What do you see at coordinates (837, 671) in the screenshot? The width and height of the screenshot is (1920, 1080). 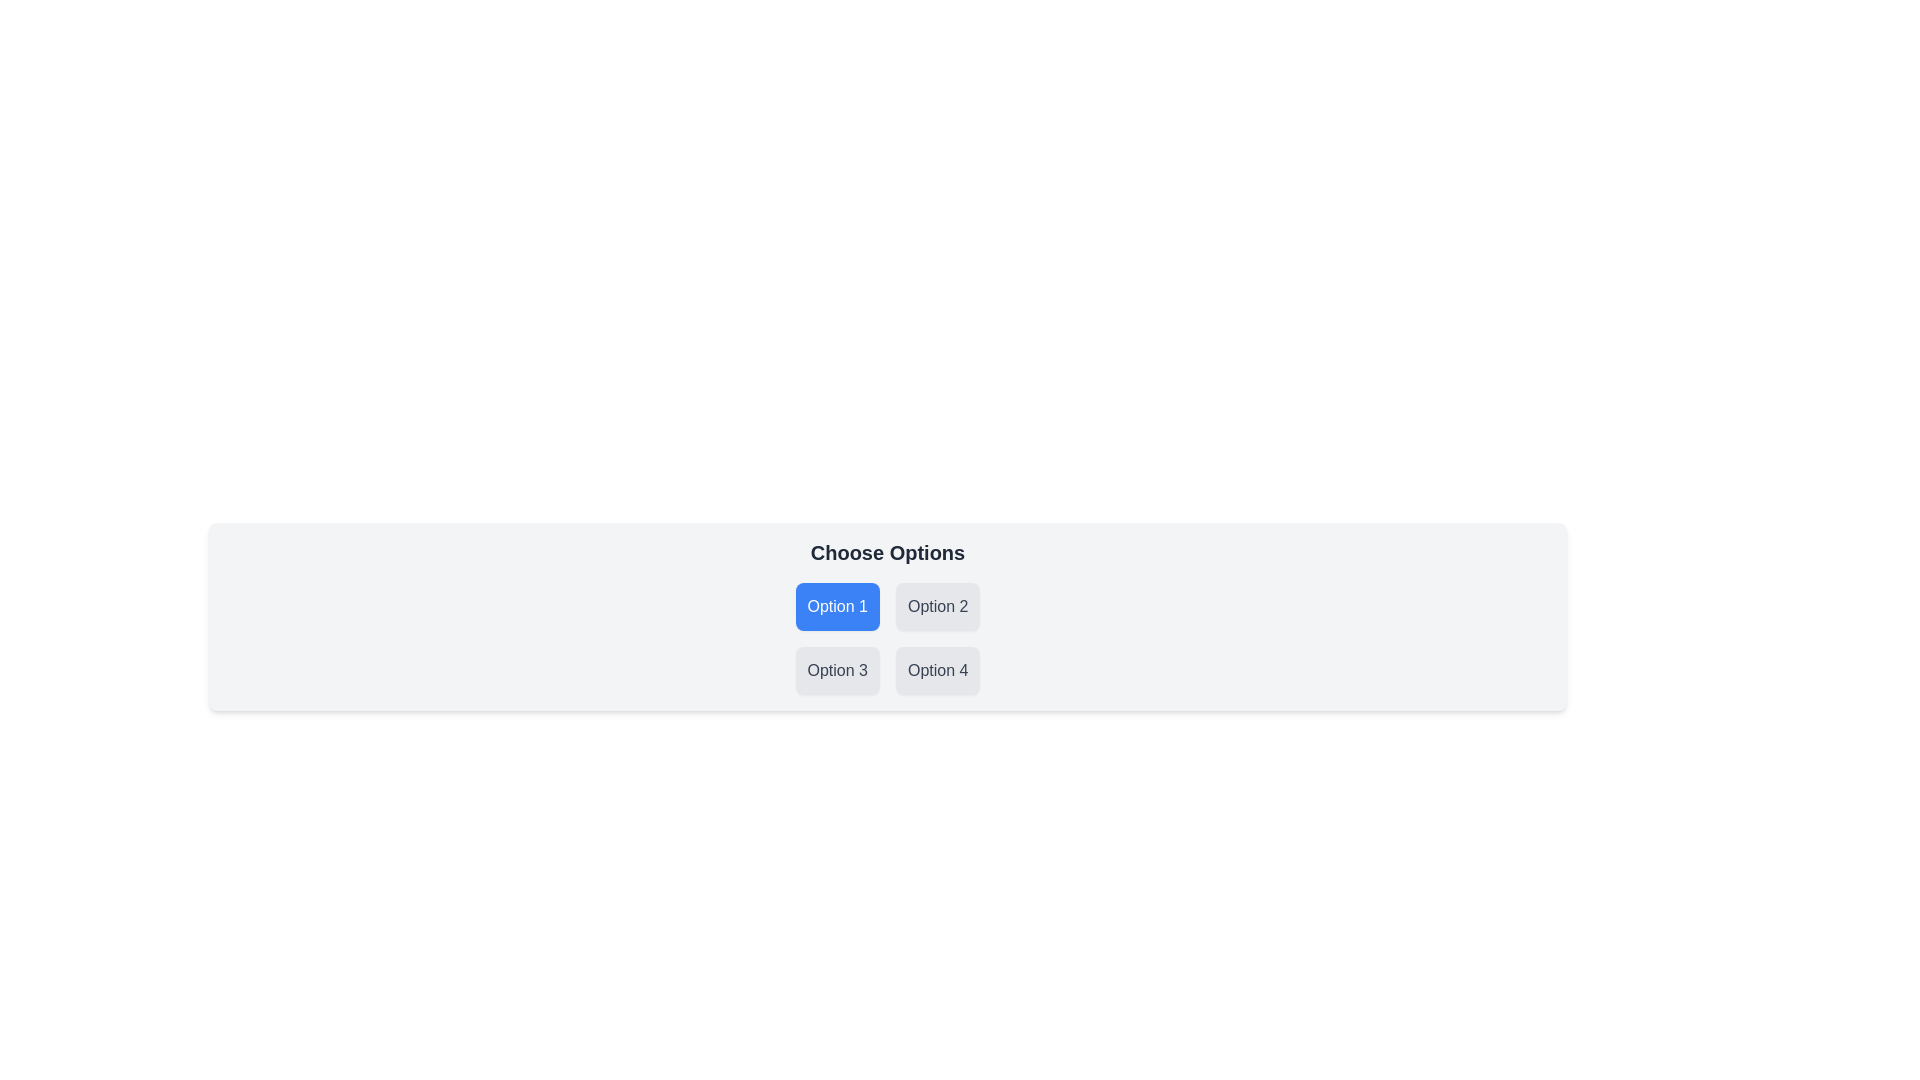 I see `the button labeled 'Option 3' located at the bottom-left corner of the button grid` at bounding box center [837, 671].